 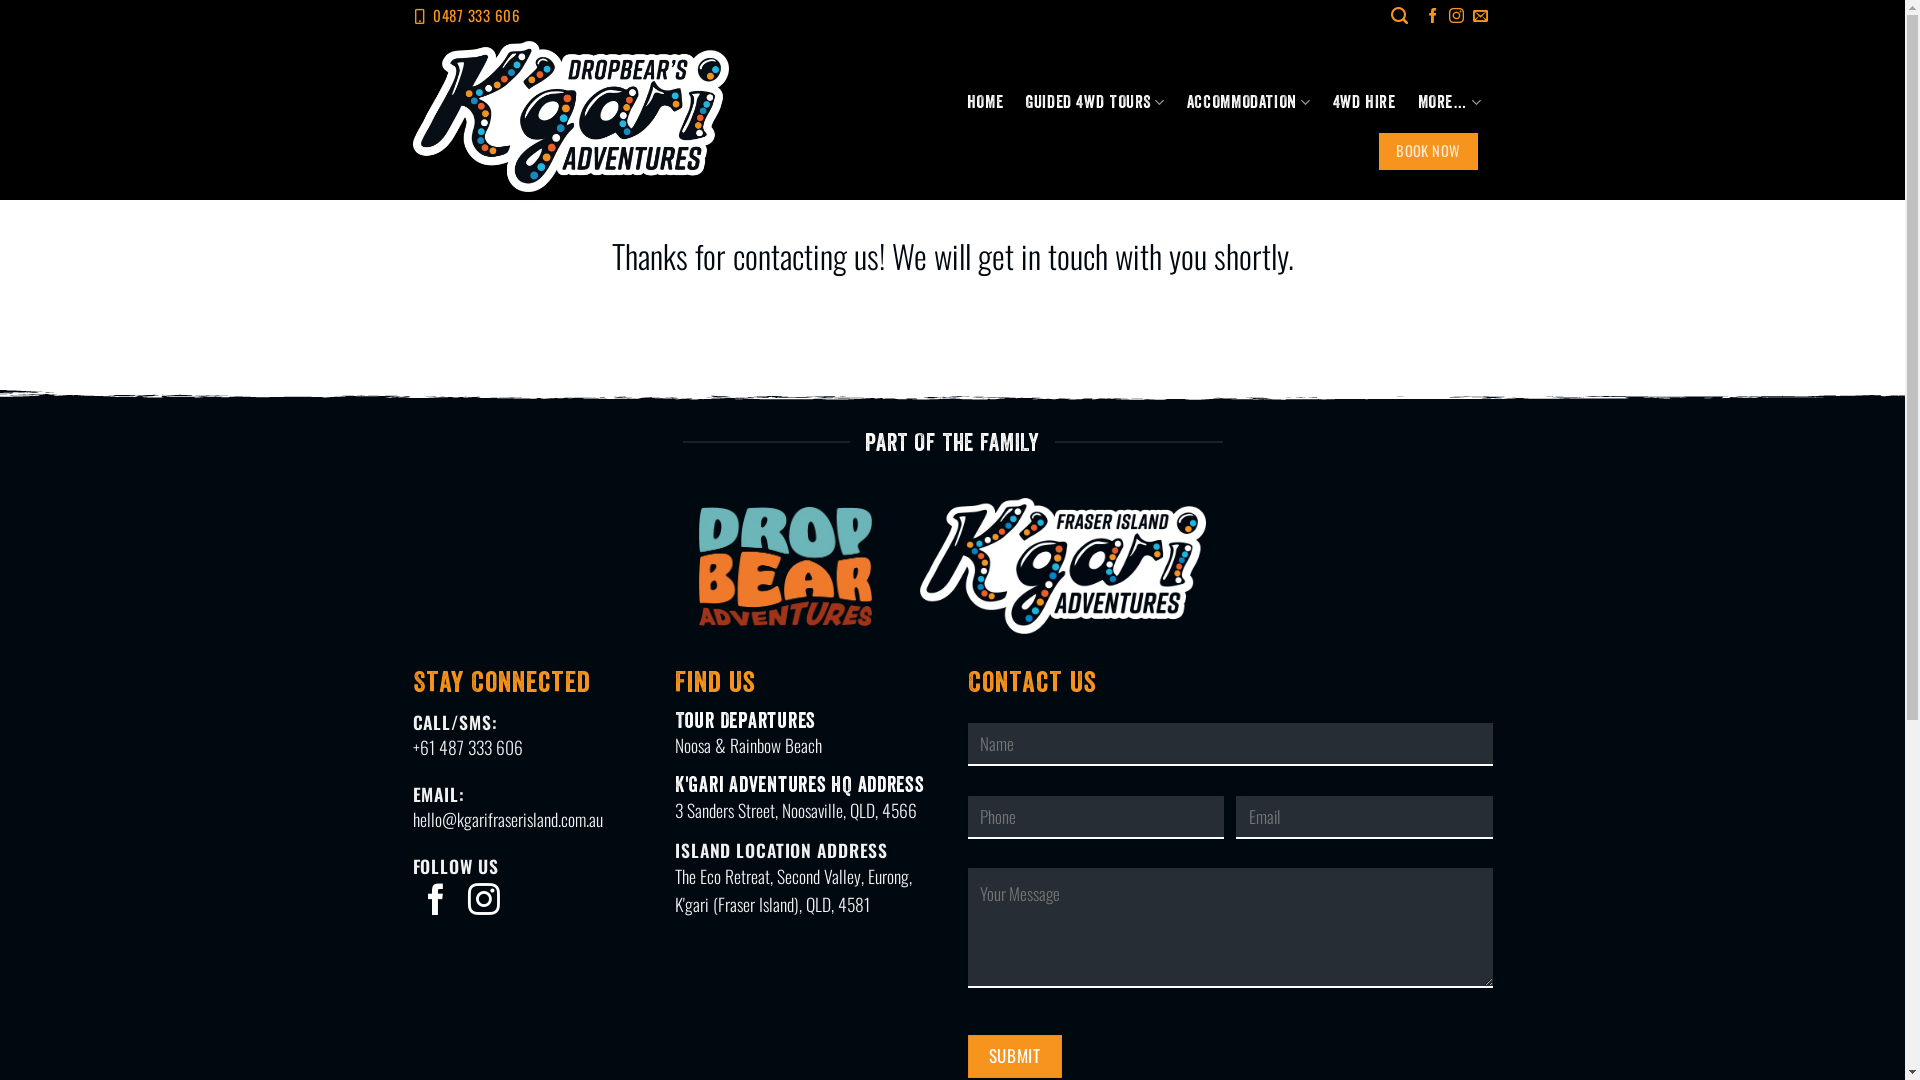 What do you see at coordinates (475, 15) in the screenshot?
I see `'0487 333 606'` at bounding box center [475, 15].